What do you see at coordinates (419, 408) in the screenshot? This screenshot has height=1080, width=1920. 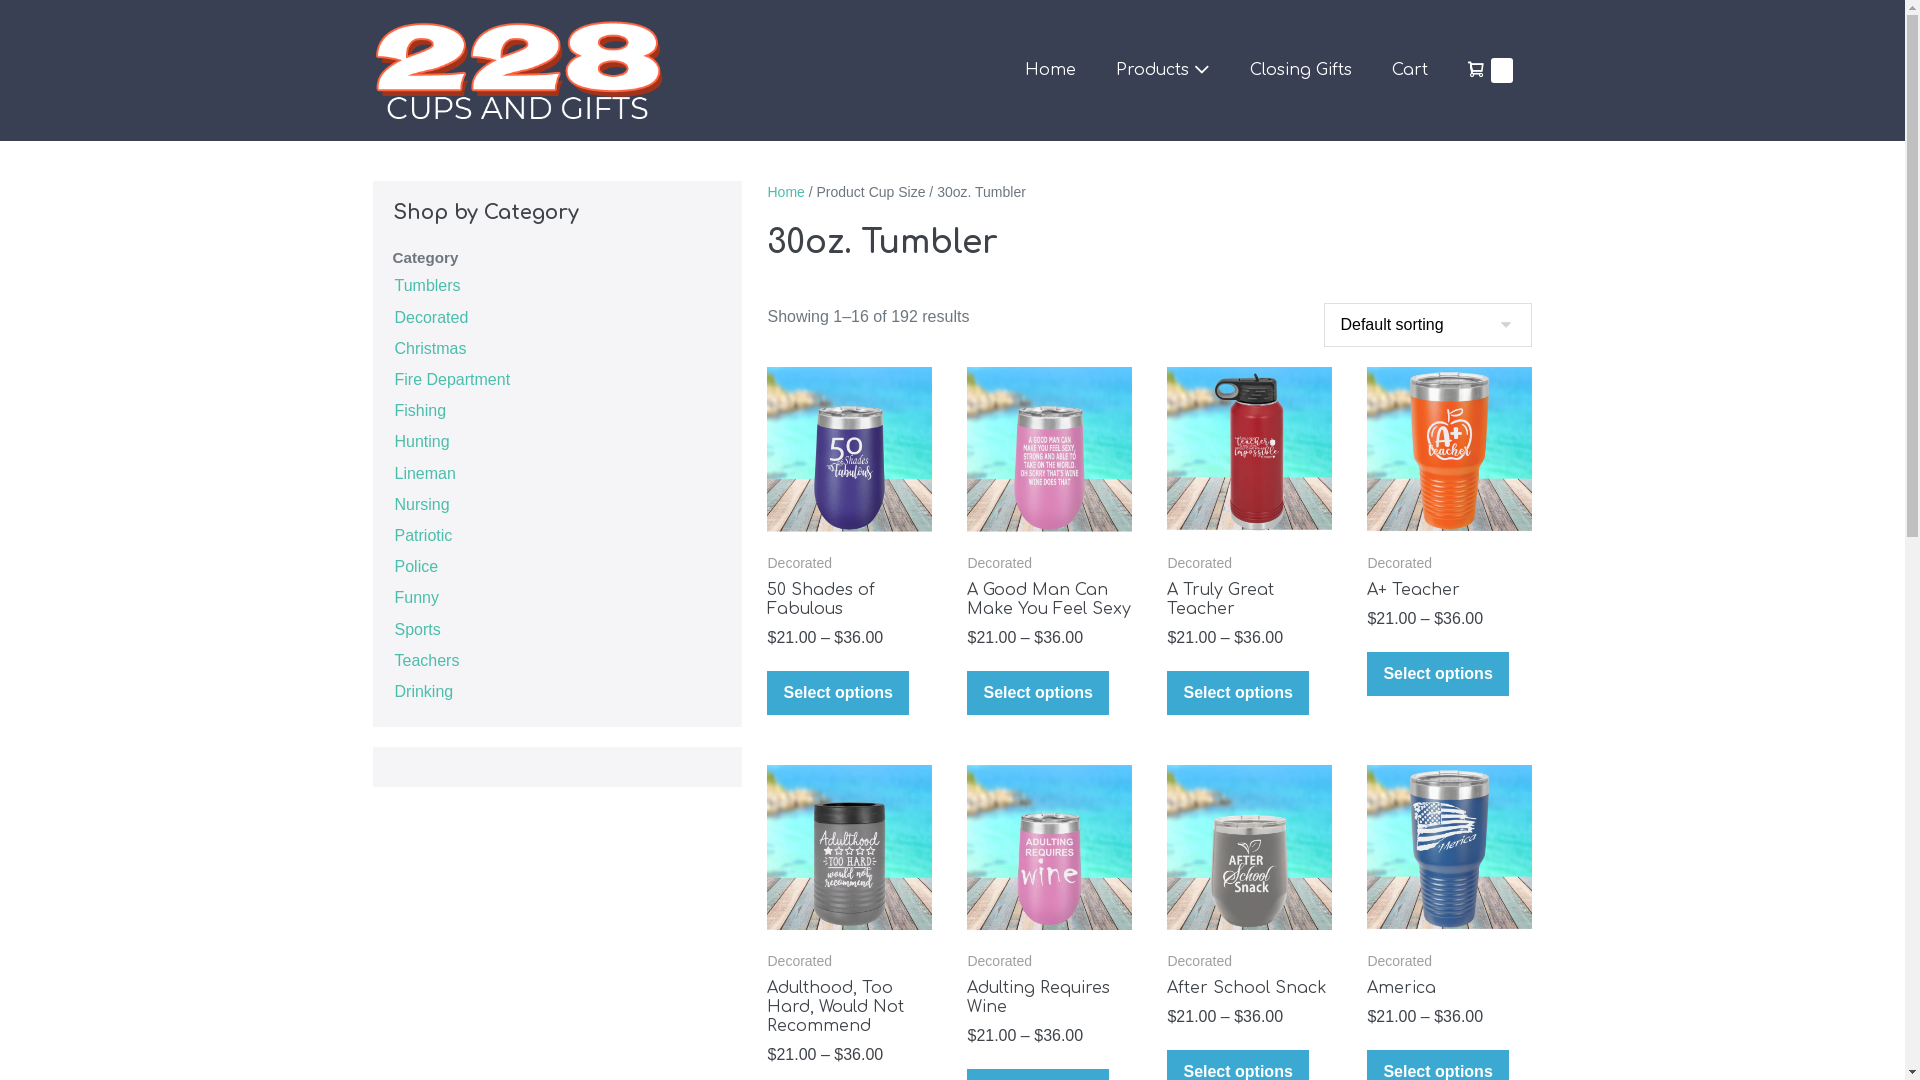 I see `'Fishing'` at bounding box center [419, 408].